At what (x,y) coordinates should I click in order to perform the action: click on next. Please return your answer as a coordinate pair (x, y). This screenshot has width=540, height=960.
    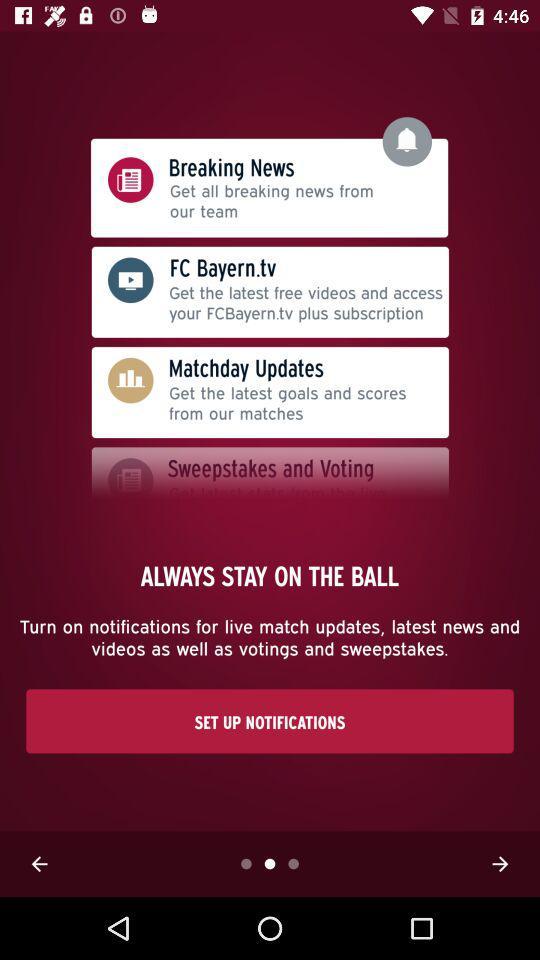
    Looking at the image, I should click on (499, 863).